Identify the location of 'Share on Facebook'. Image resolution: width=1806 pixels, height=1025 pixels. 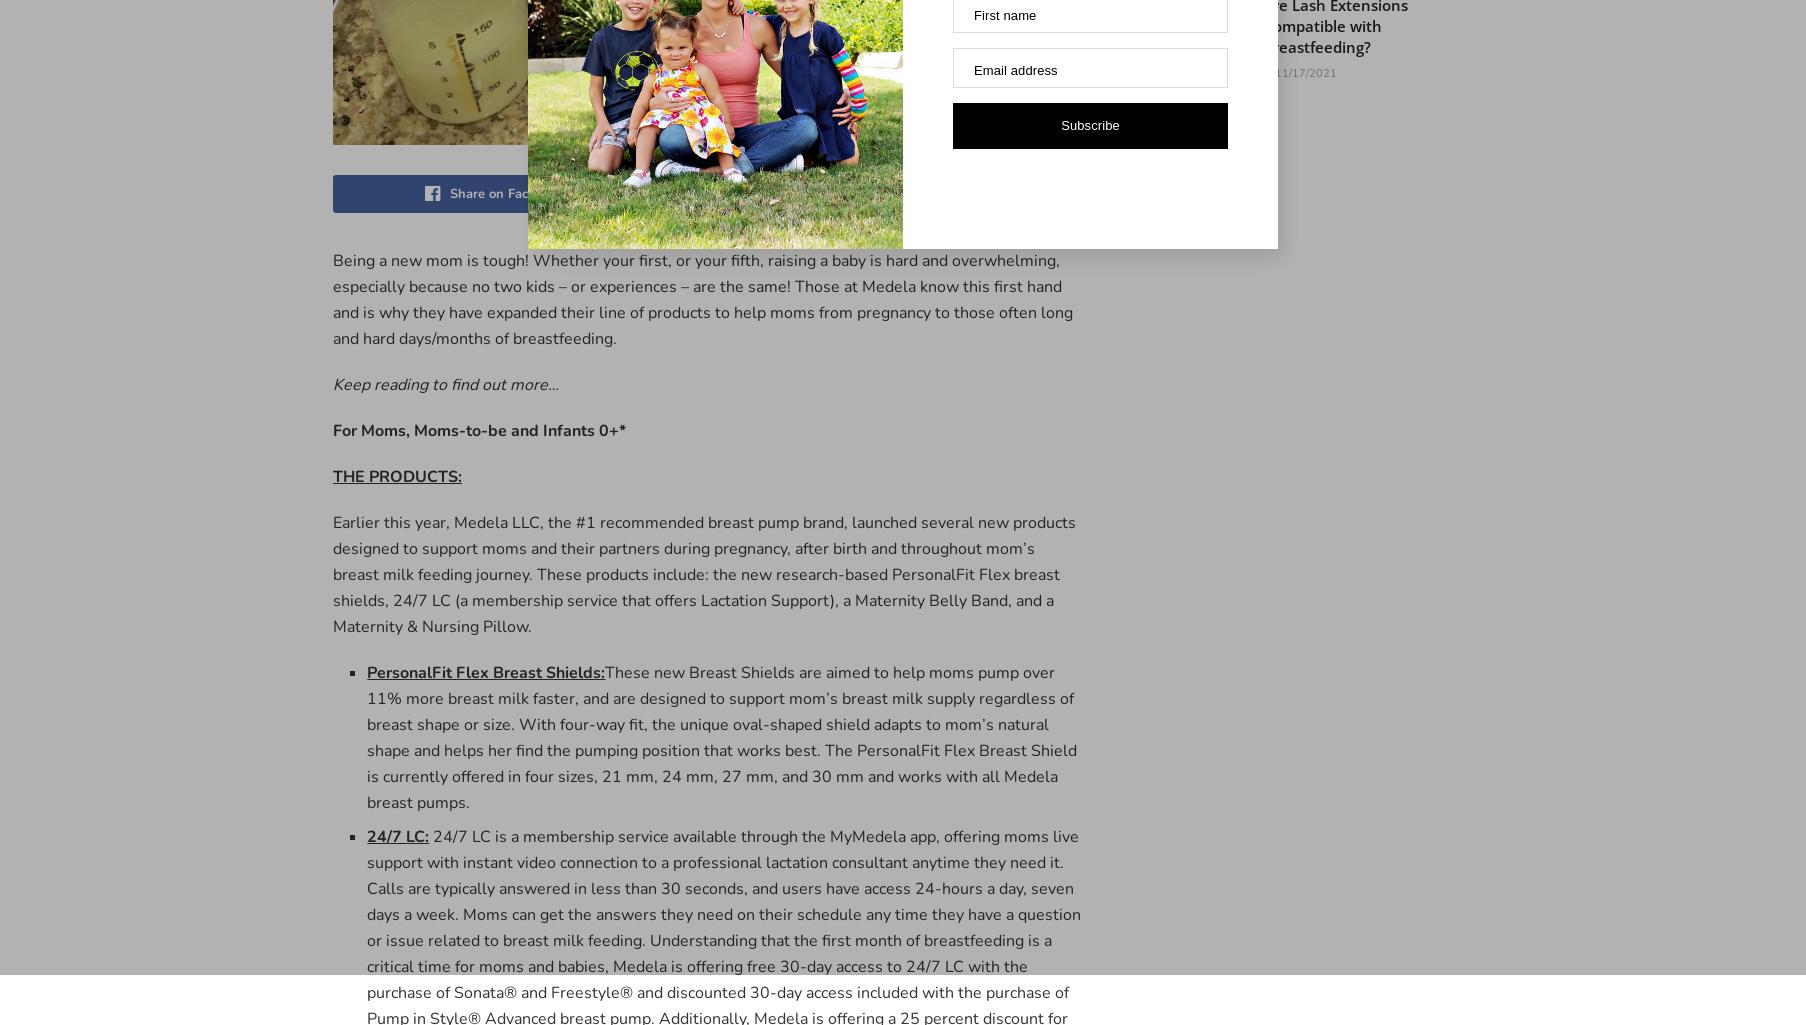
(449, 193).